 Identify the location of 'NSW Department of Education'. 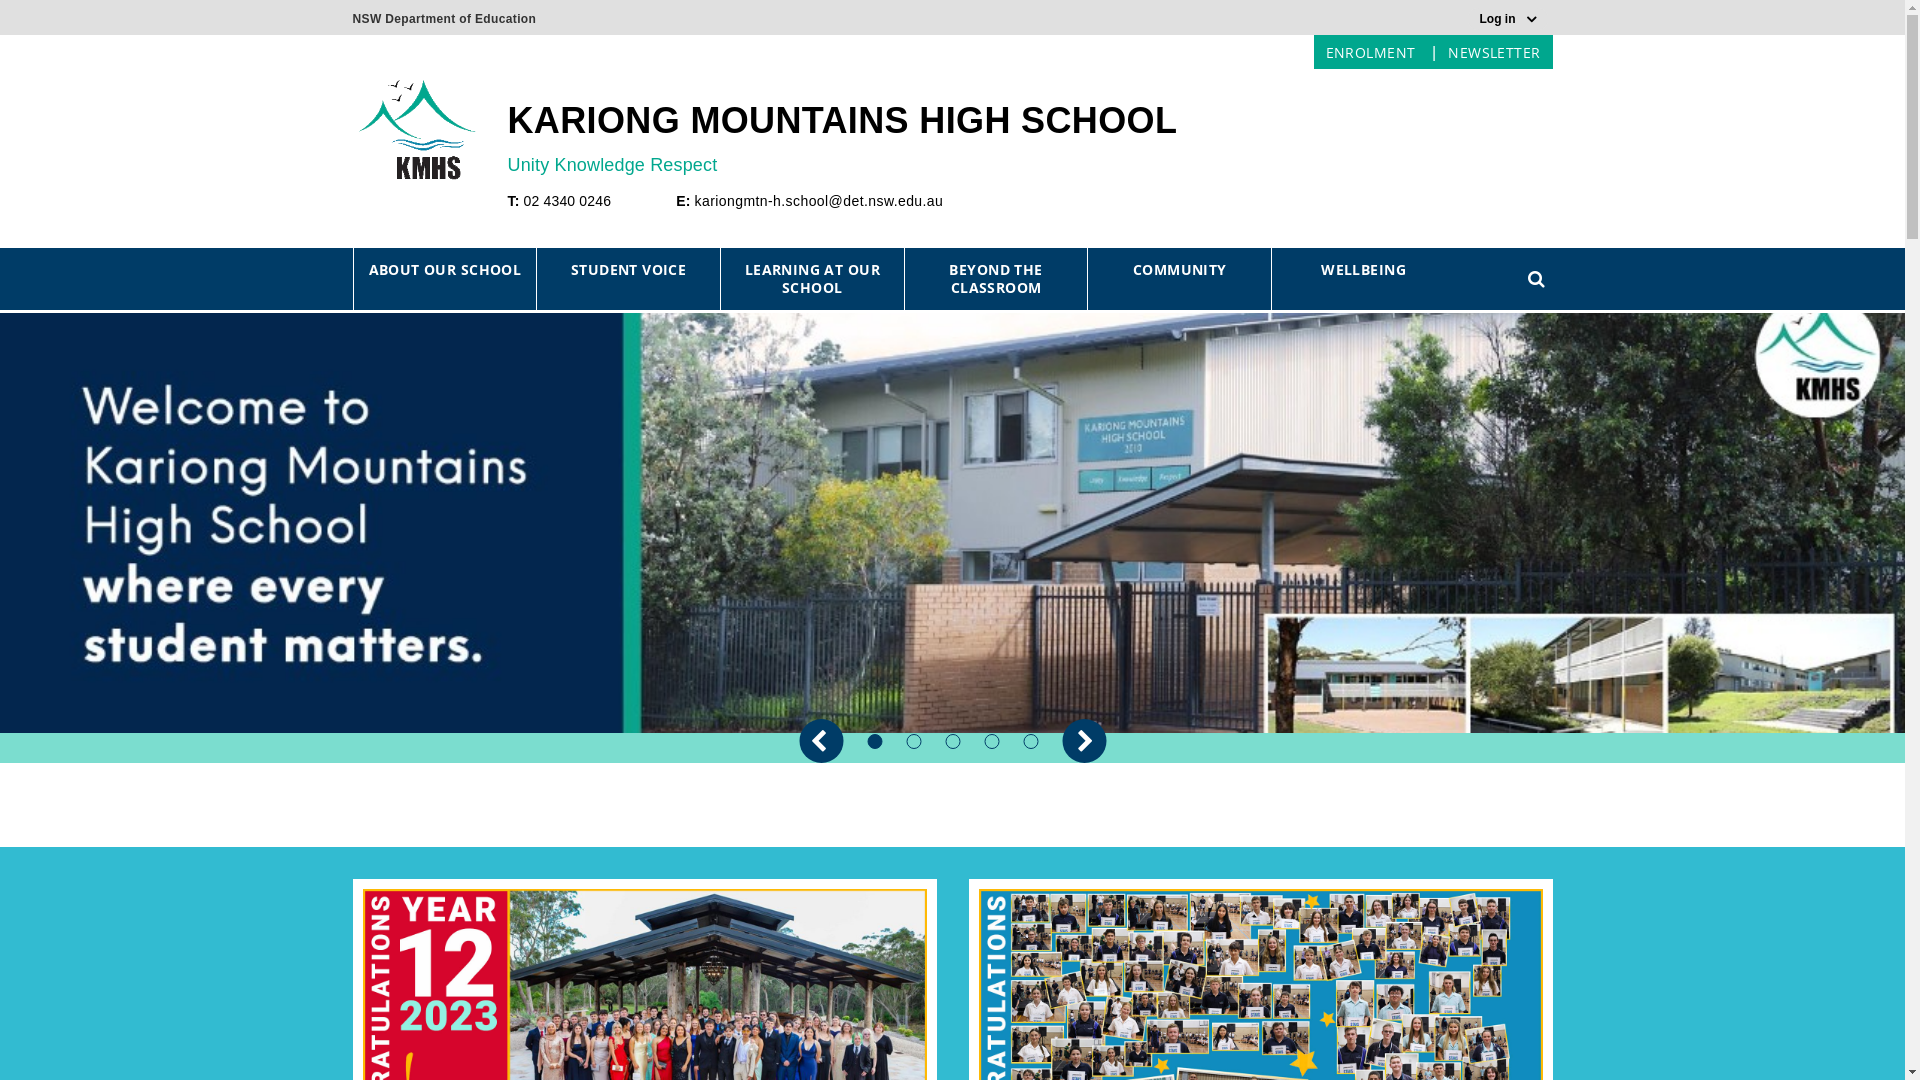
(443, 14).